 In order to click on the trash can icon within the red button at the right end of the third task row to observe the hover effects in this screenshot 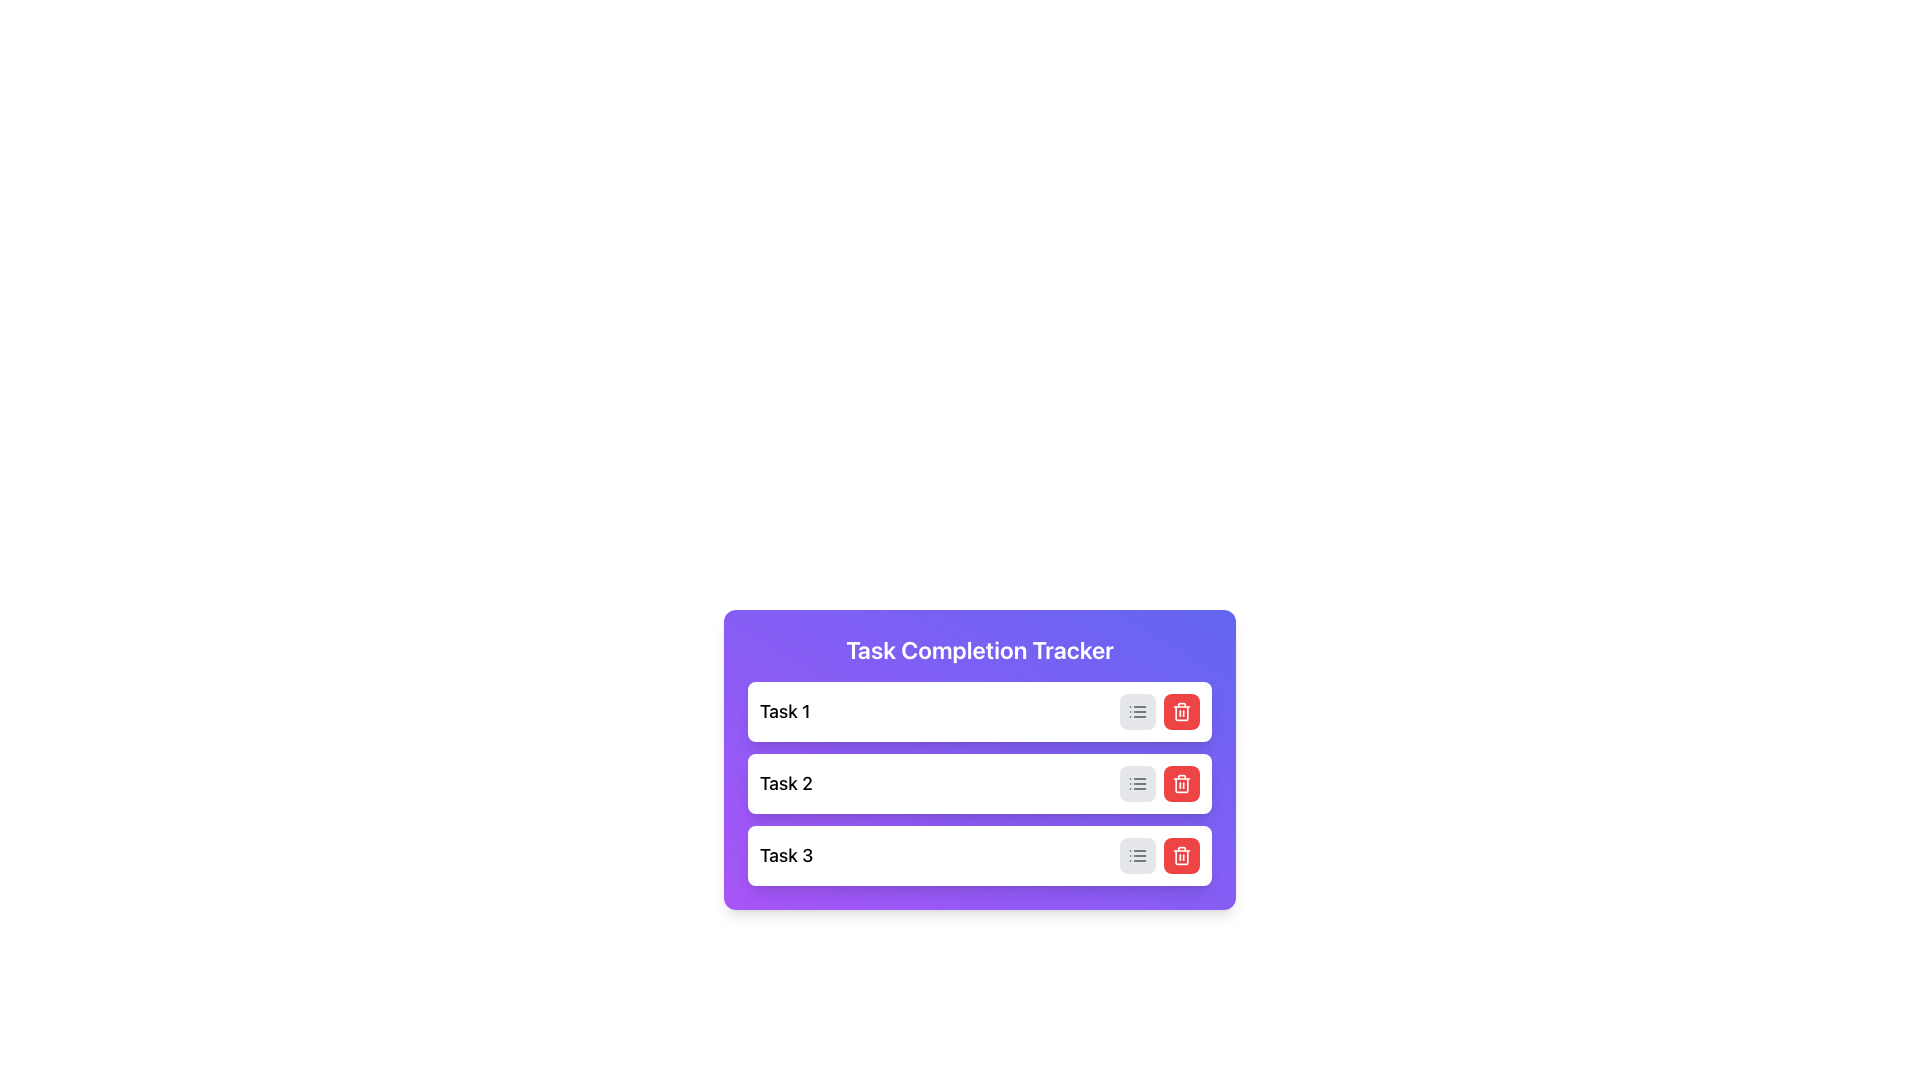, I will do `click(1181, 855)`.